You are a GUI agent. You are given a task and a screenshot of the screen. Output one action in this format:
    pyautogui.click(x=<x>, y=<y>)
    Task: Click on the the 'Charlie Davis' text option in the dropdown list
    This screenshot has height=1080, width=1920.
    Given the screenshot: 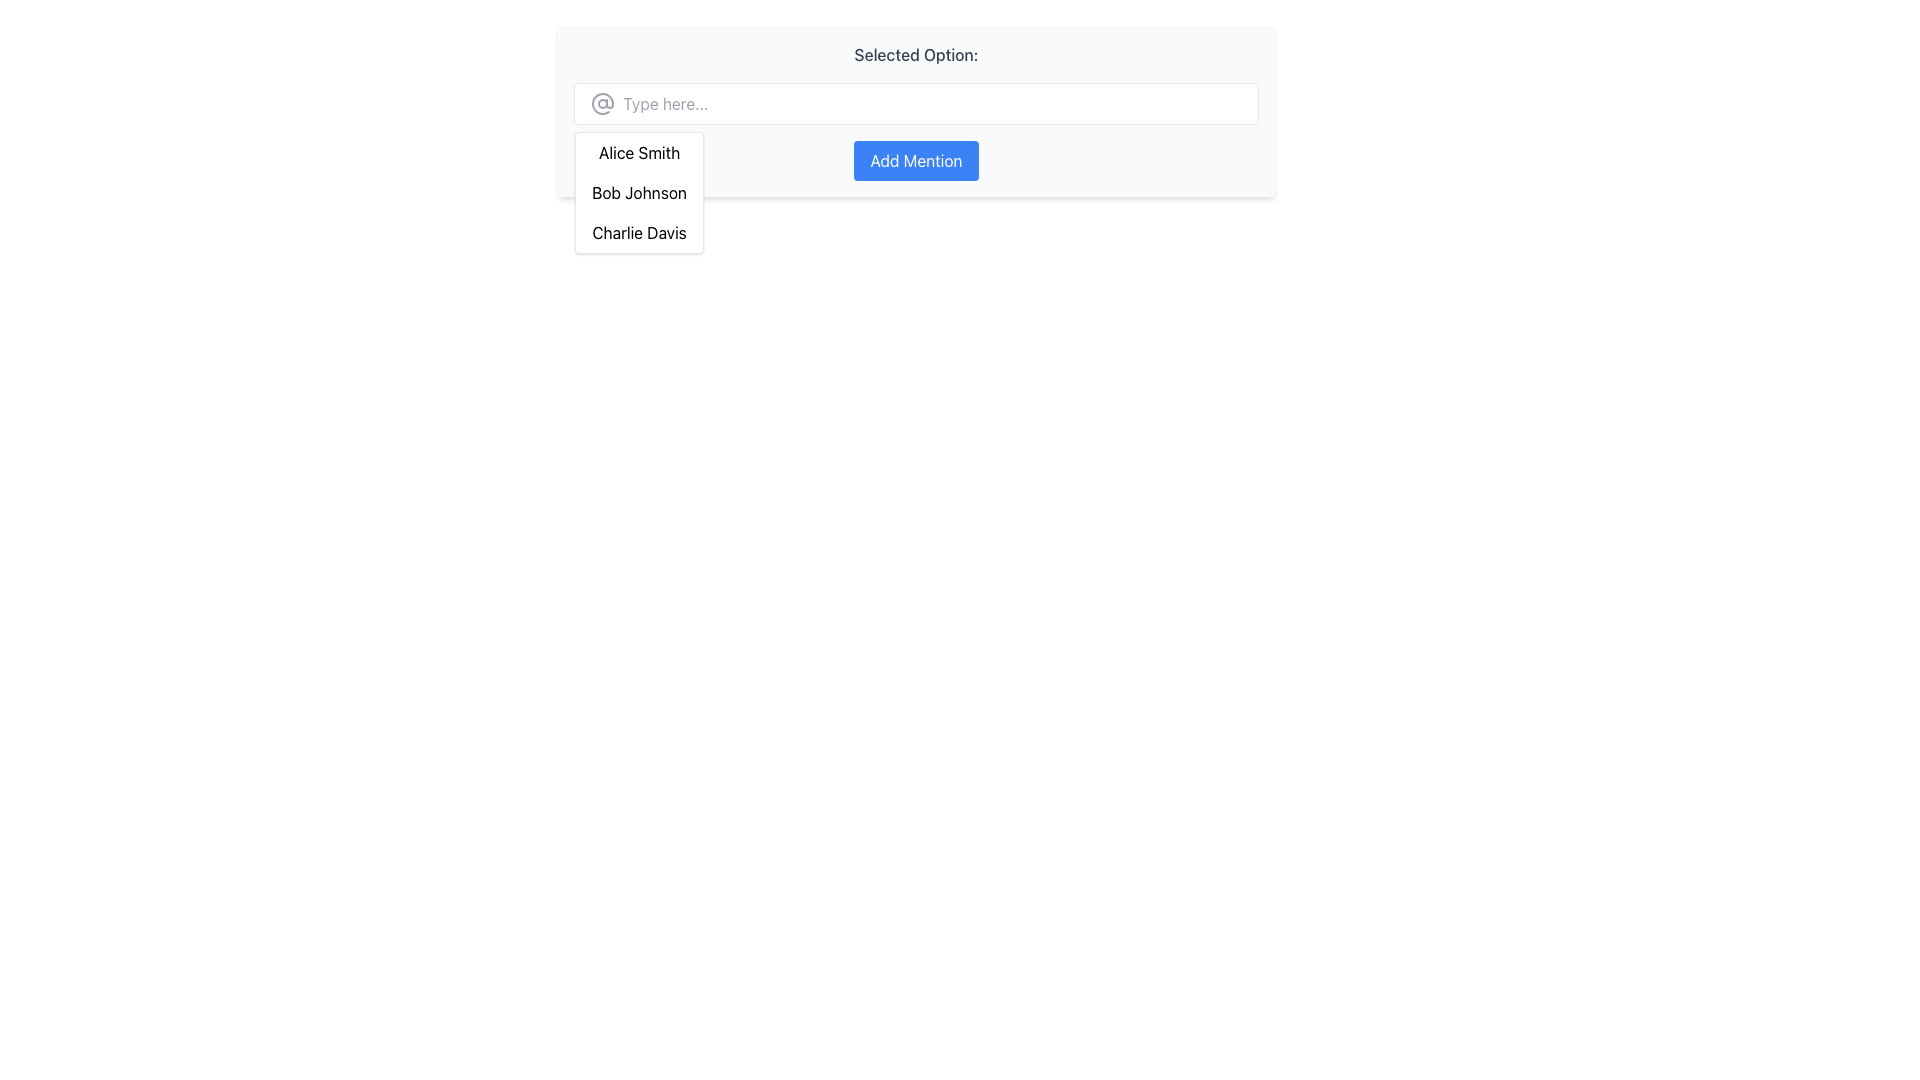 What is the action you would take?
    pyautogui.click(x=638, y=231)
    